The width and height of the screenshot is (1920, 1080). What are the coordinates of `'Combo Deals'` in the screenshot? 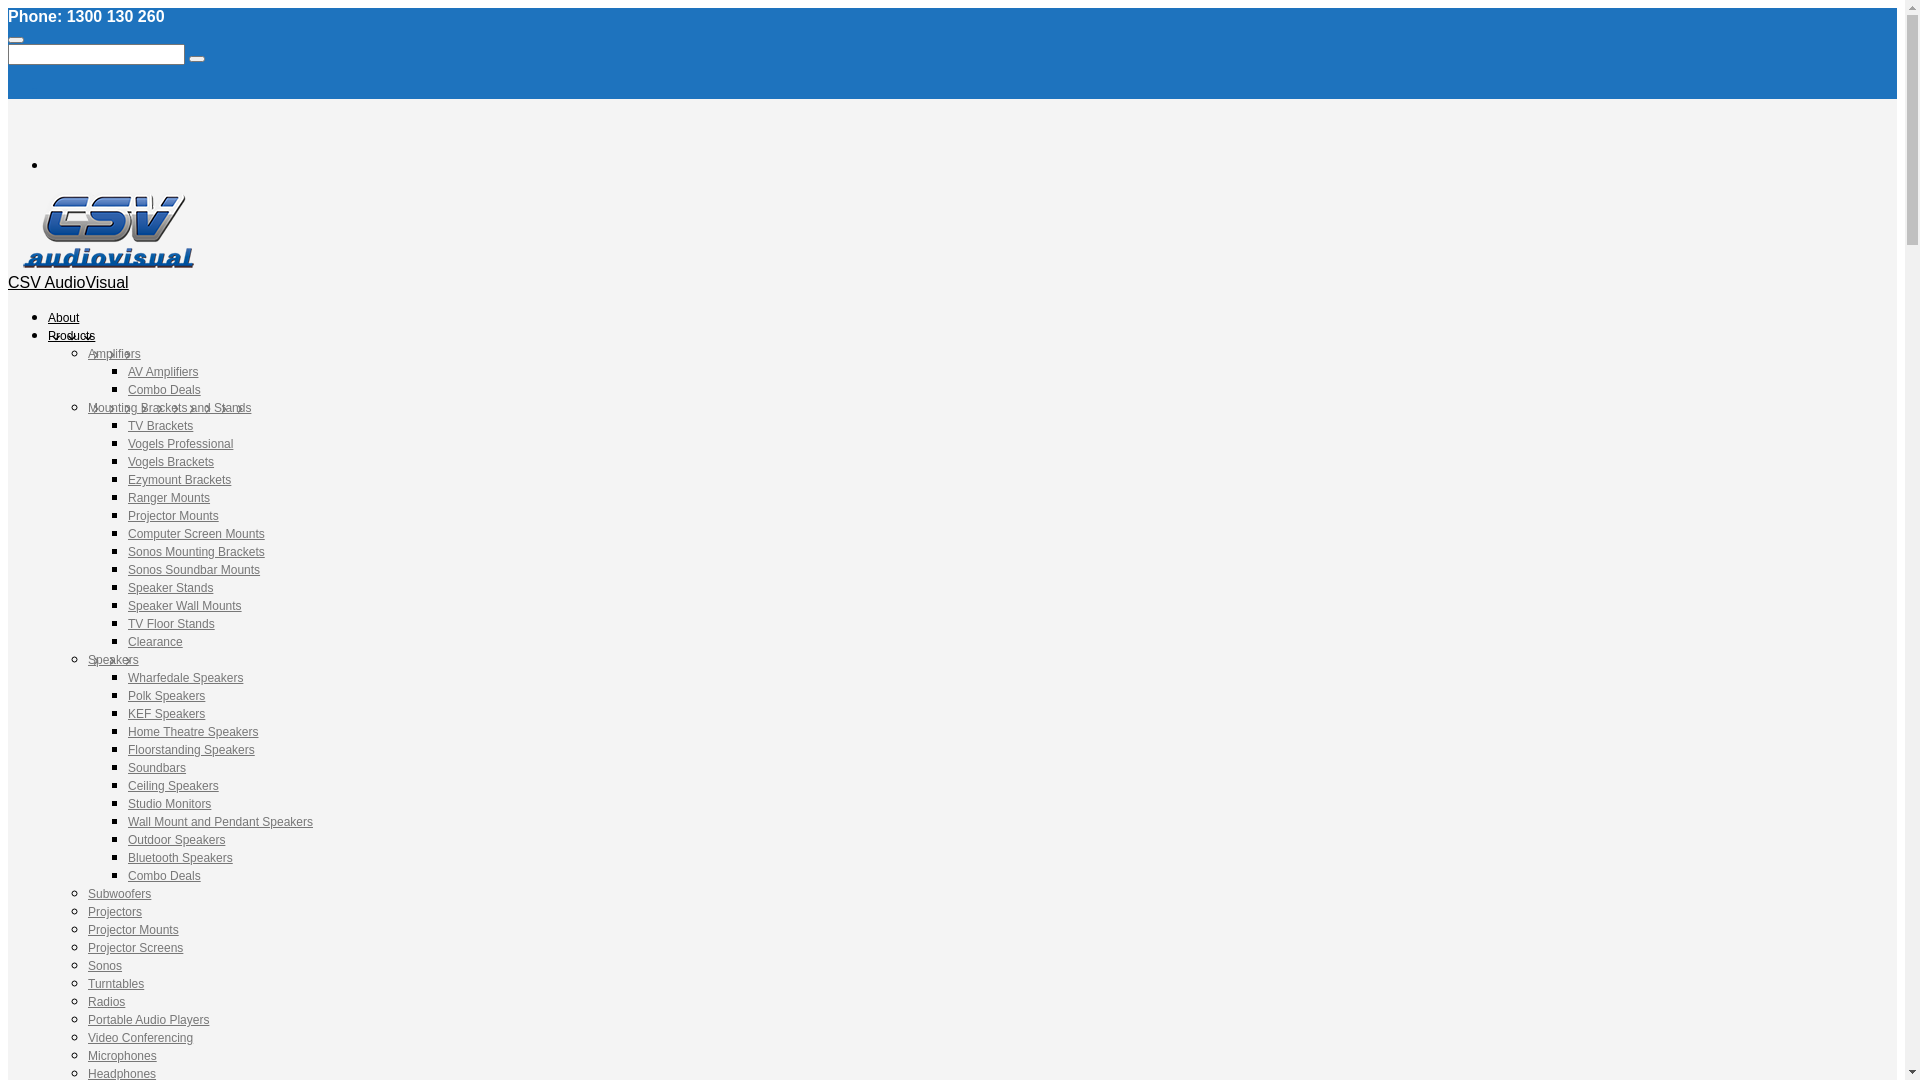 It's located at (164, 389).